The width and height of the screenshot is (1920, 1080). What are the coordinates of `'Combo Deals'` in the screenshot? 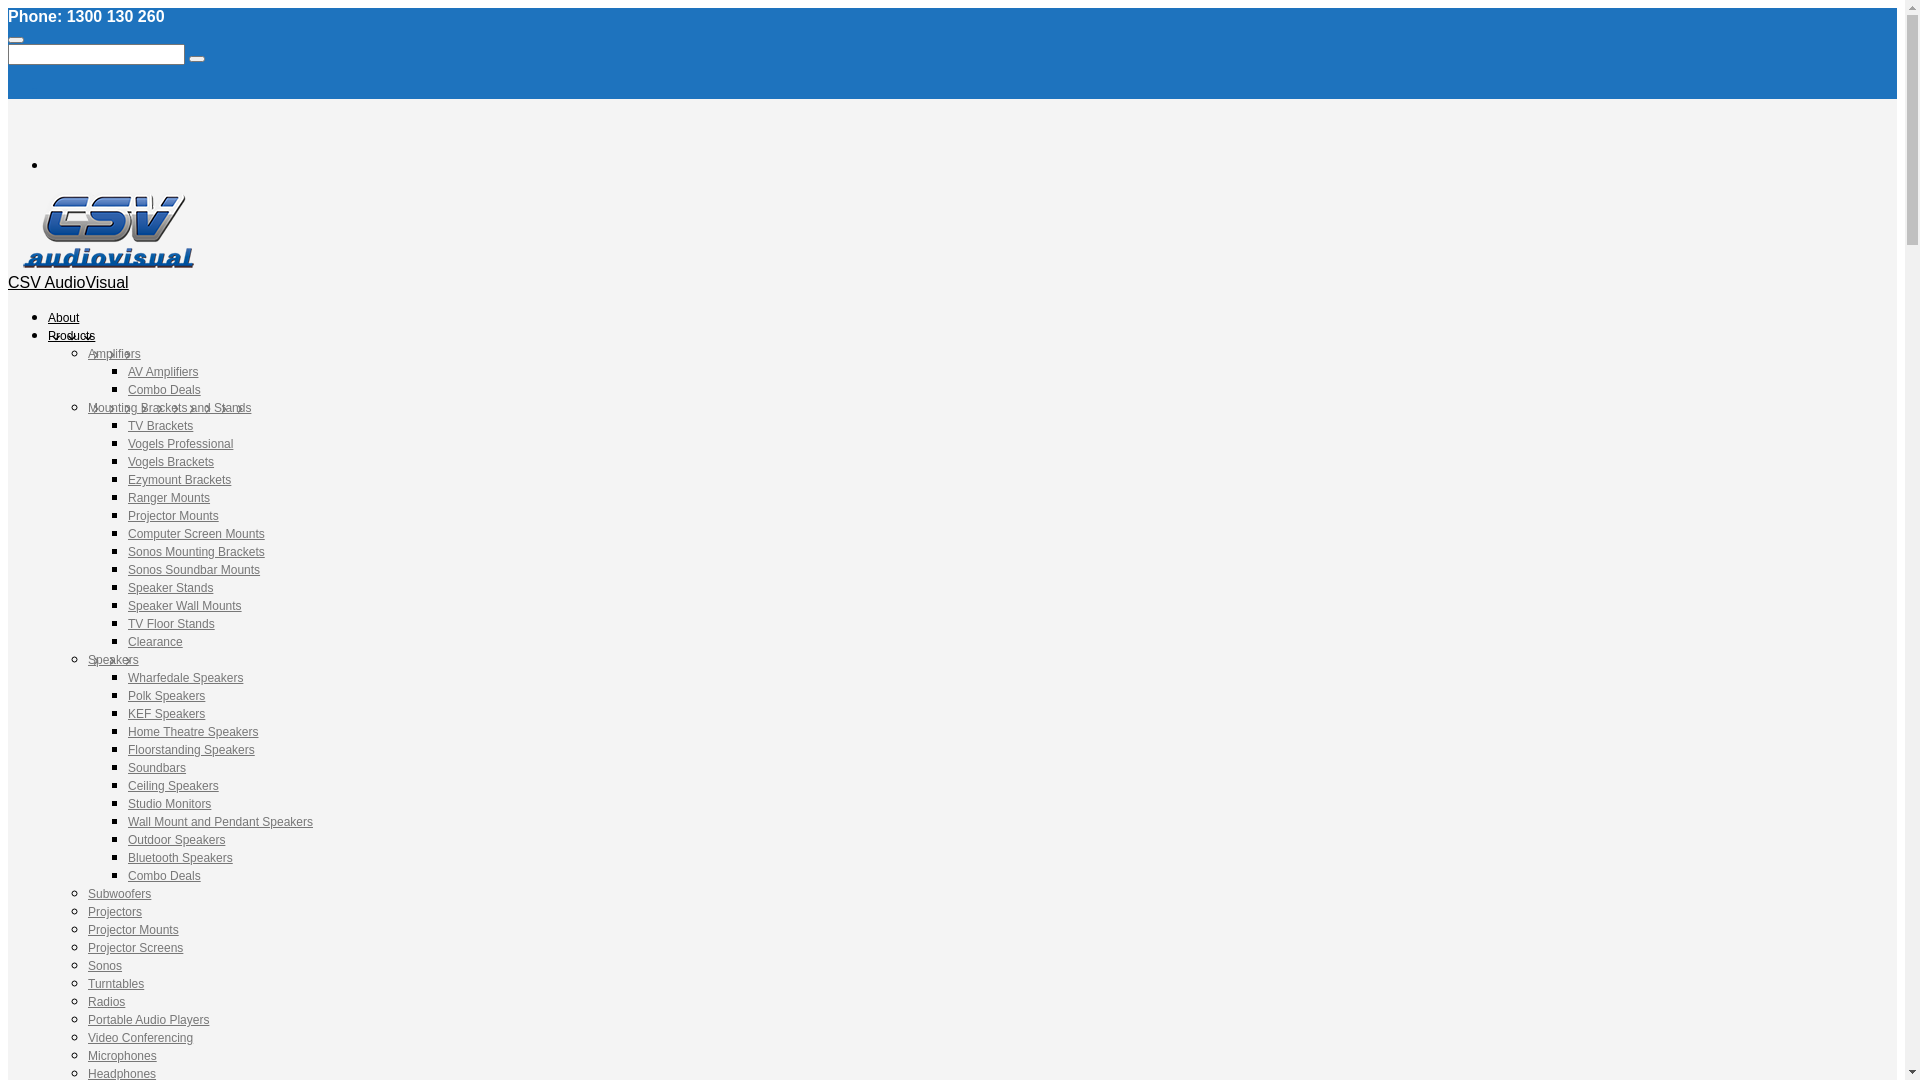 It's located at (164, 389).